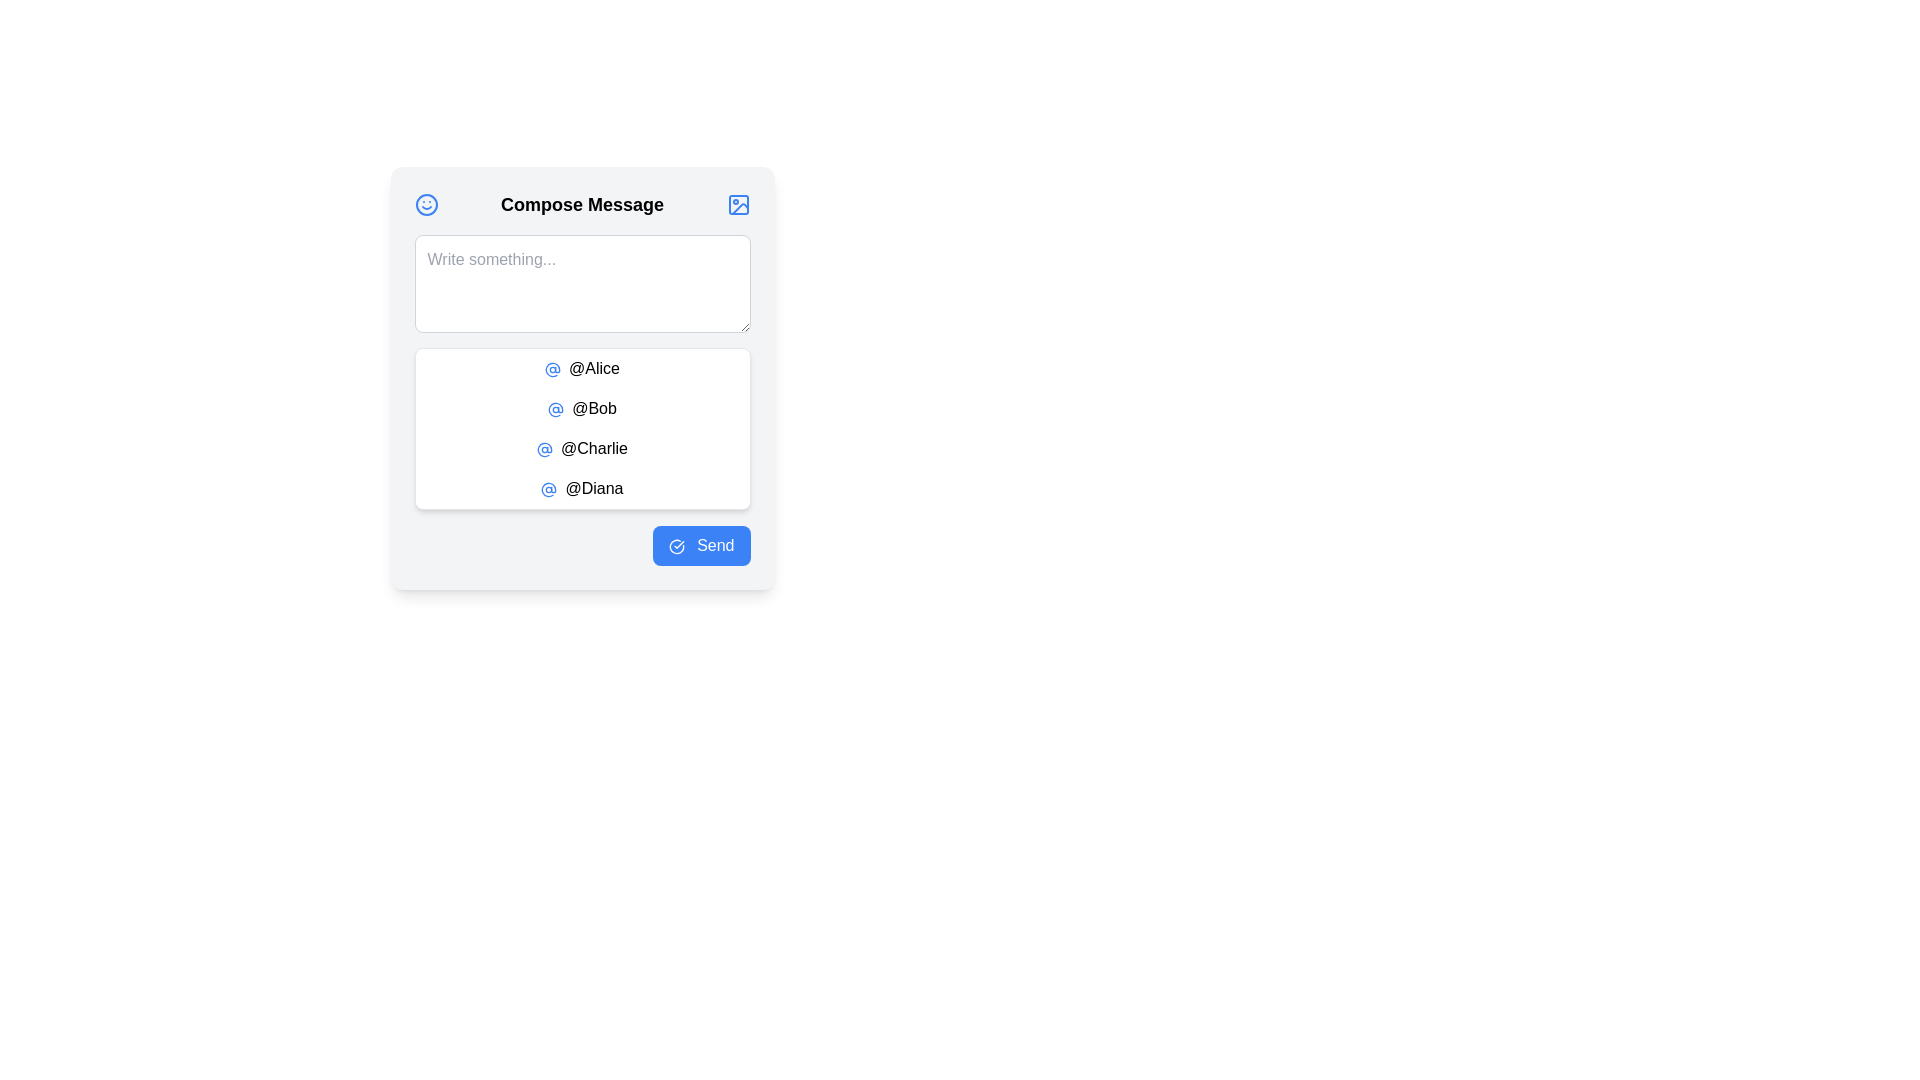  What do you see at coordinates (581, 204) in the screenshot?
I see `the Header bar containing a blue smiley icon, bold 'Compose Message' text, and a blue image icon, located at the top of the card layout` at bounding box center [581, 204].